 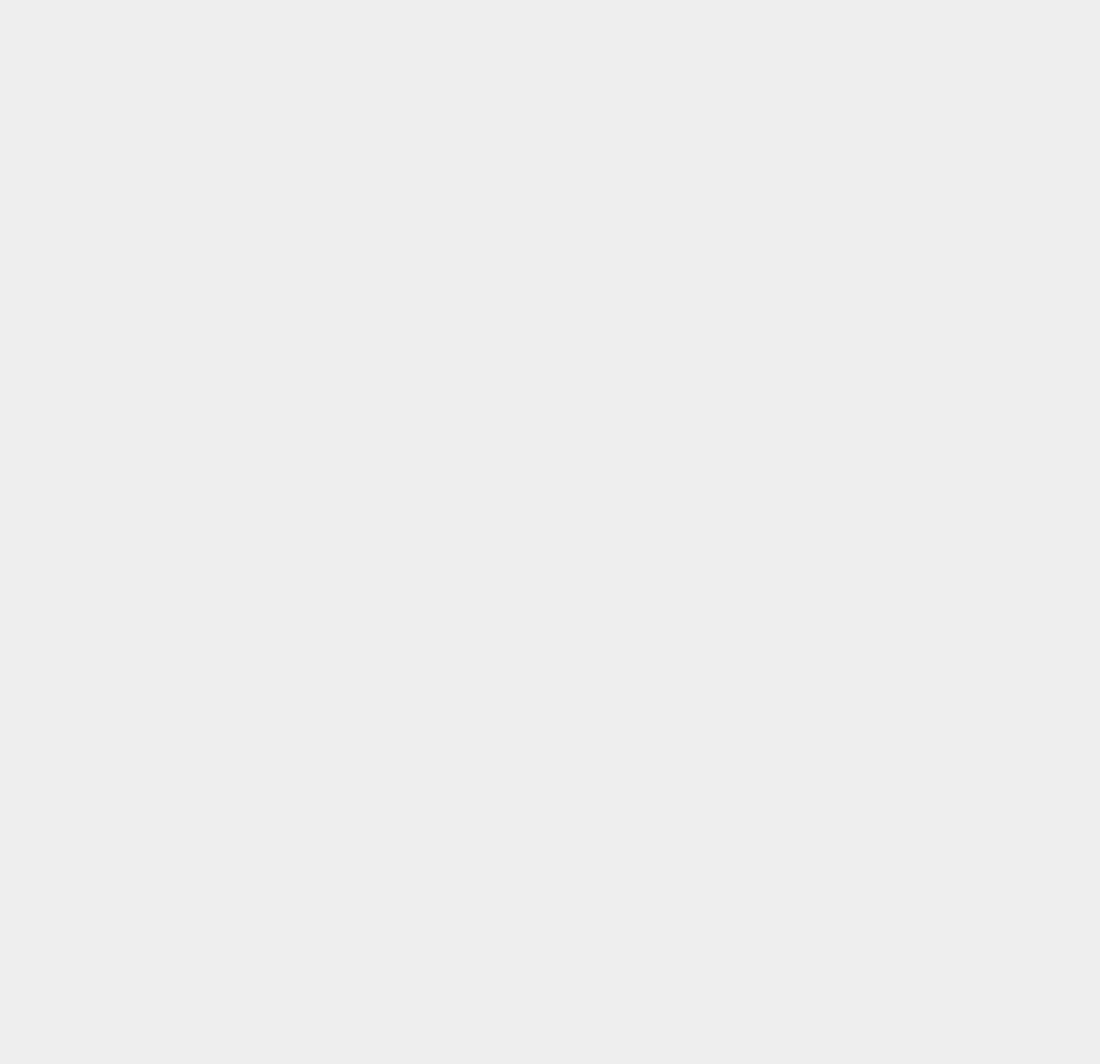 I want to click on 'OS X 10.10.5', so click(x=818, y=504).